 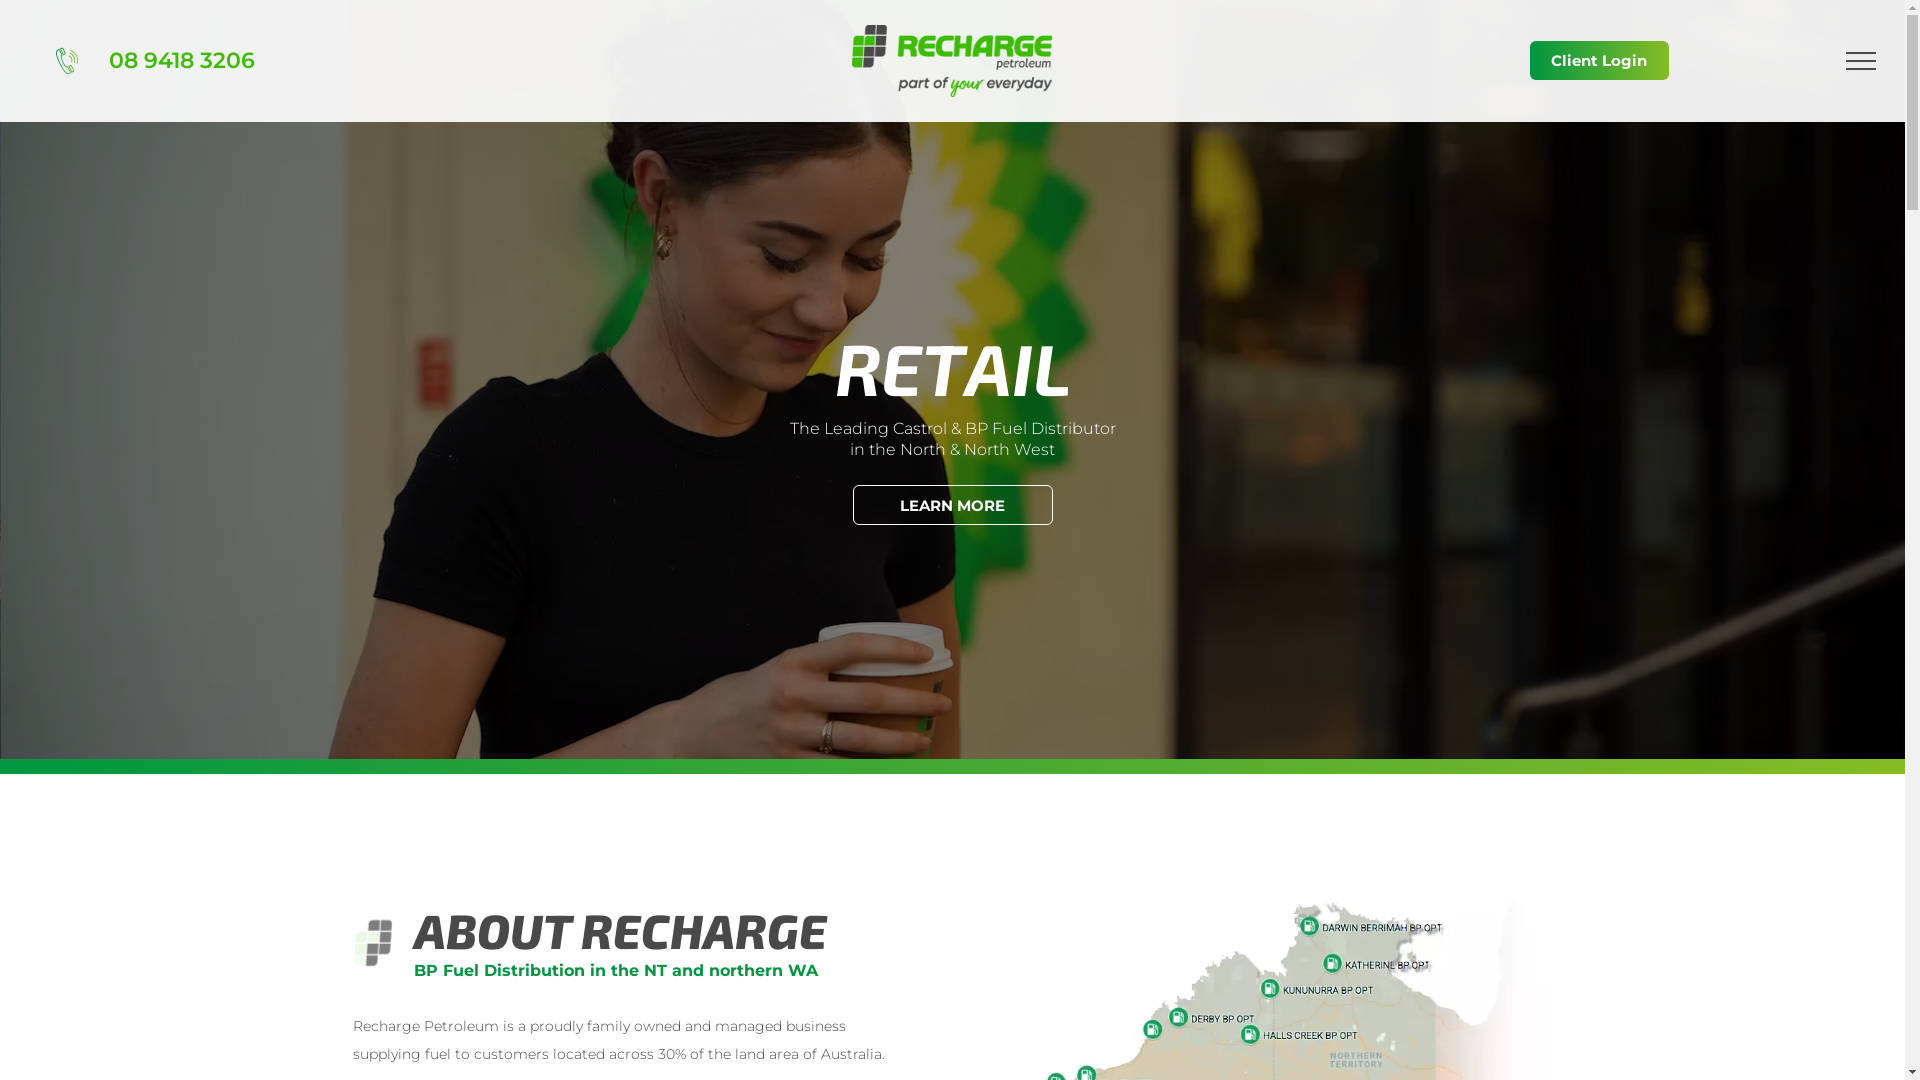 What do you see at coordinates (1598, 59) in the screenshot?
I see `'Client Login'` at bounding box center [1598, 59].